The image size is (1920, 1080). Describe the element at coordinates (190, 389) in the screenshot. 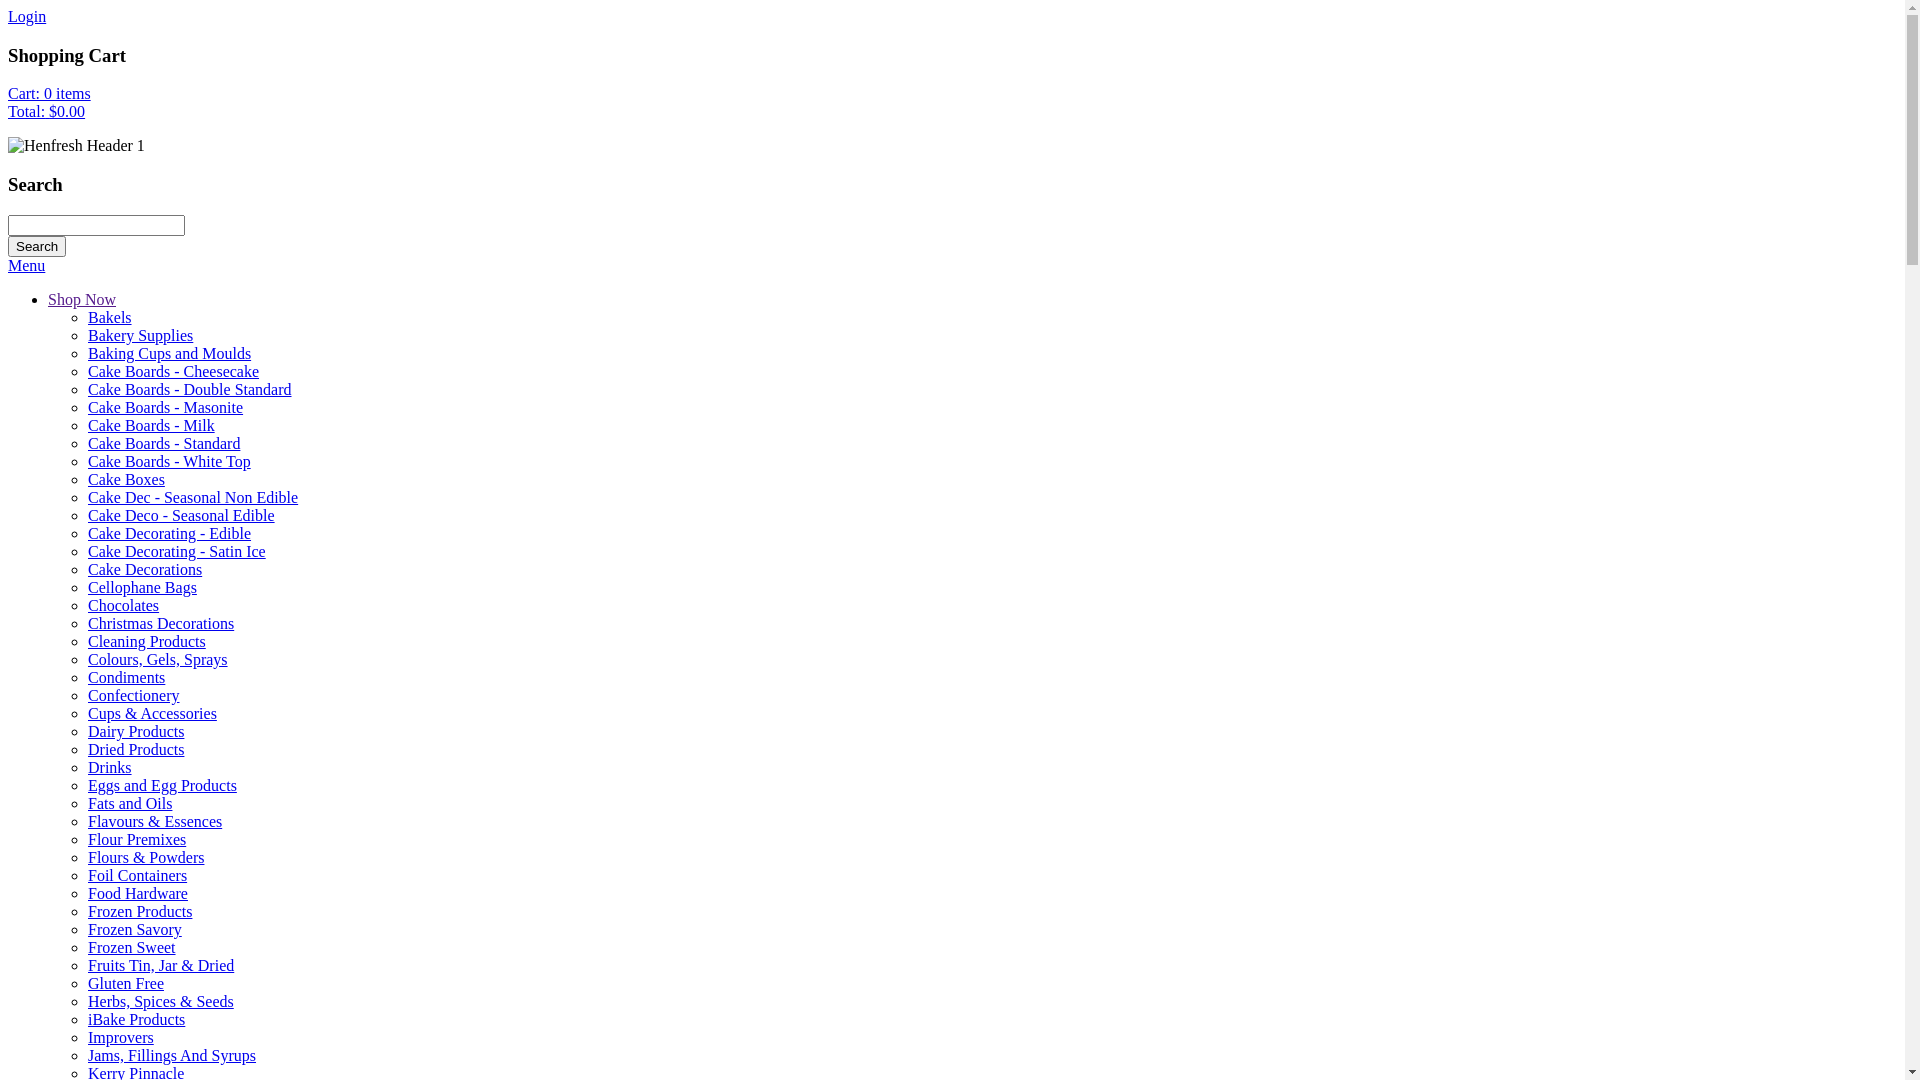

I see `'Cake Boards - Double Standard'` at that location.